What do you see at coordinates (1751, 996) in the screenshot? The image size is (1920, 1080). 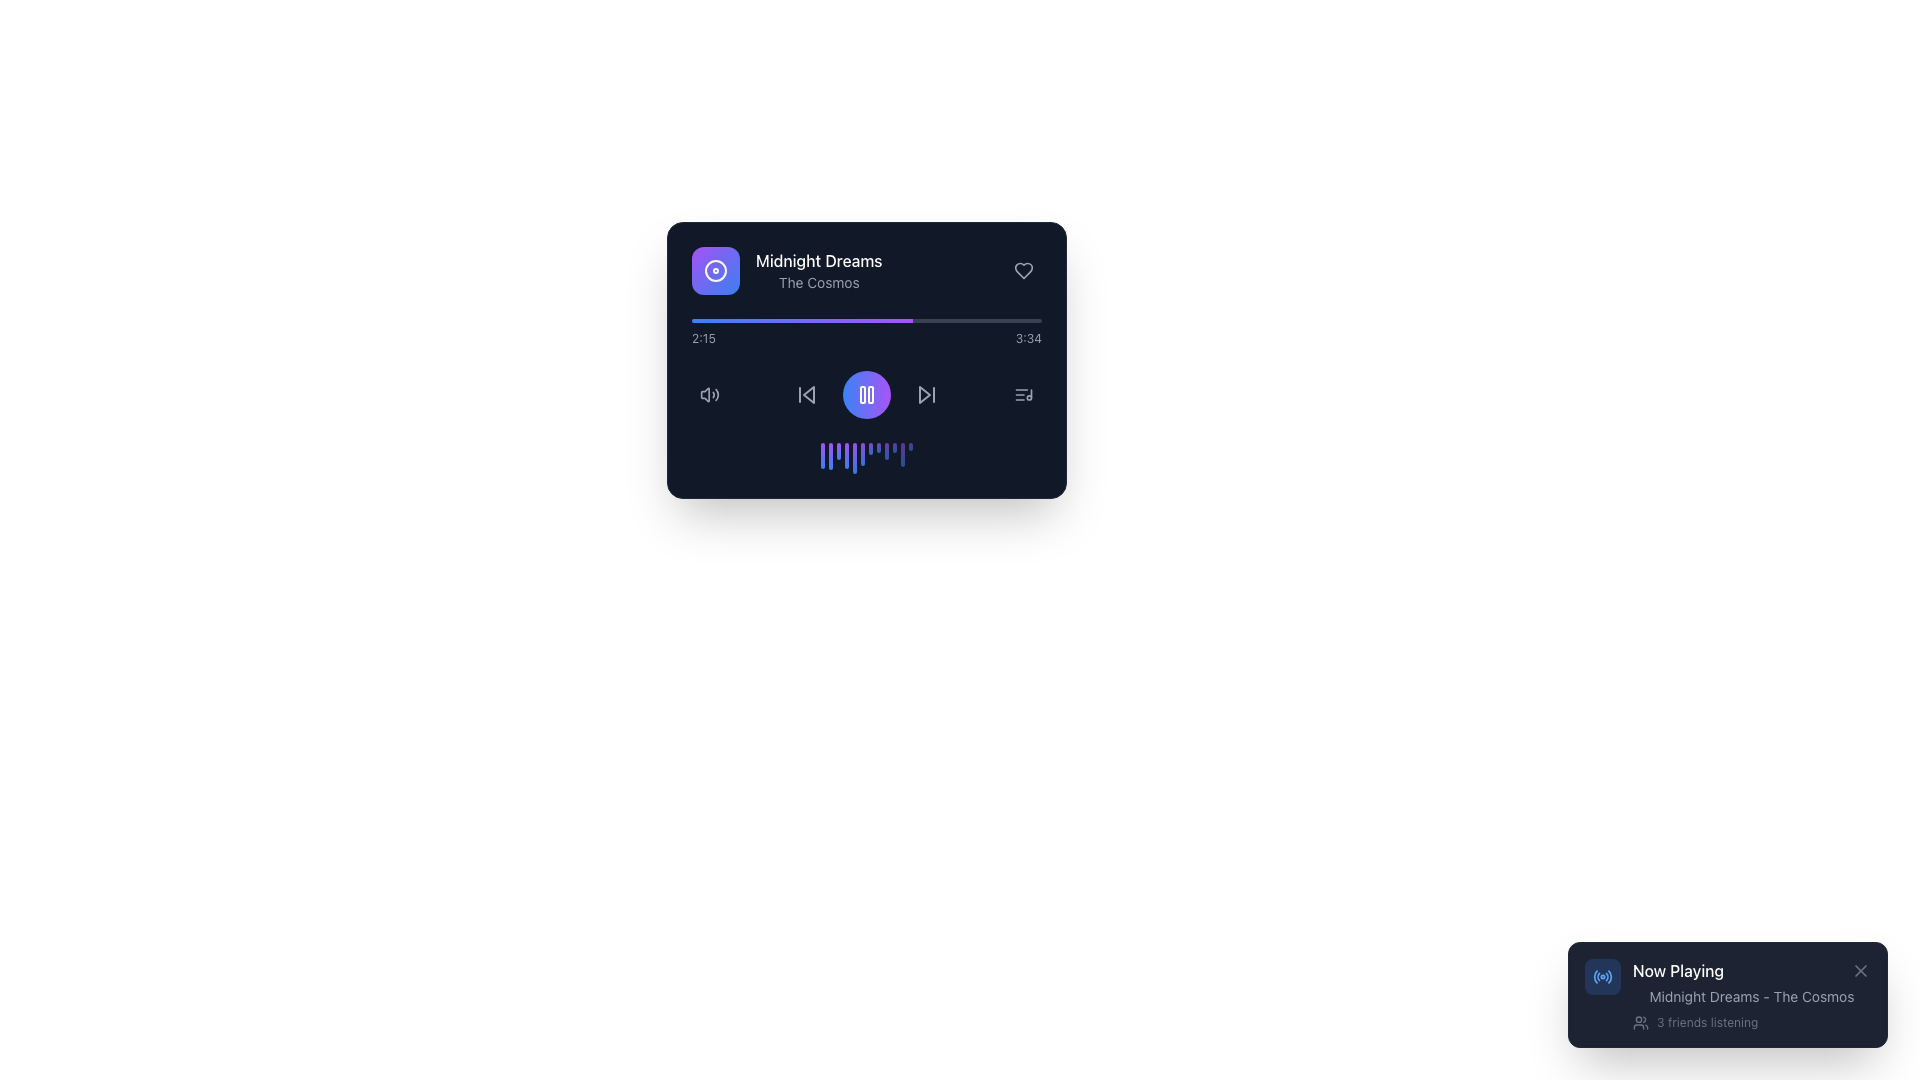 I see `the text label that displays 'Midnight Dreams - The Cosmos', which is located below the 'Now Playing' heading and above the '3 friends listening' label` at bounding box center [1751, 996].